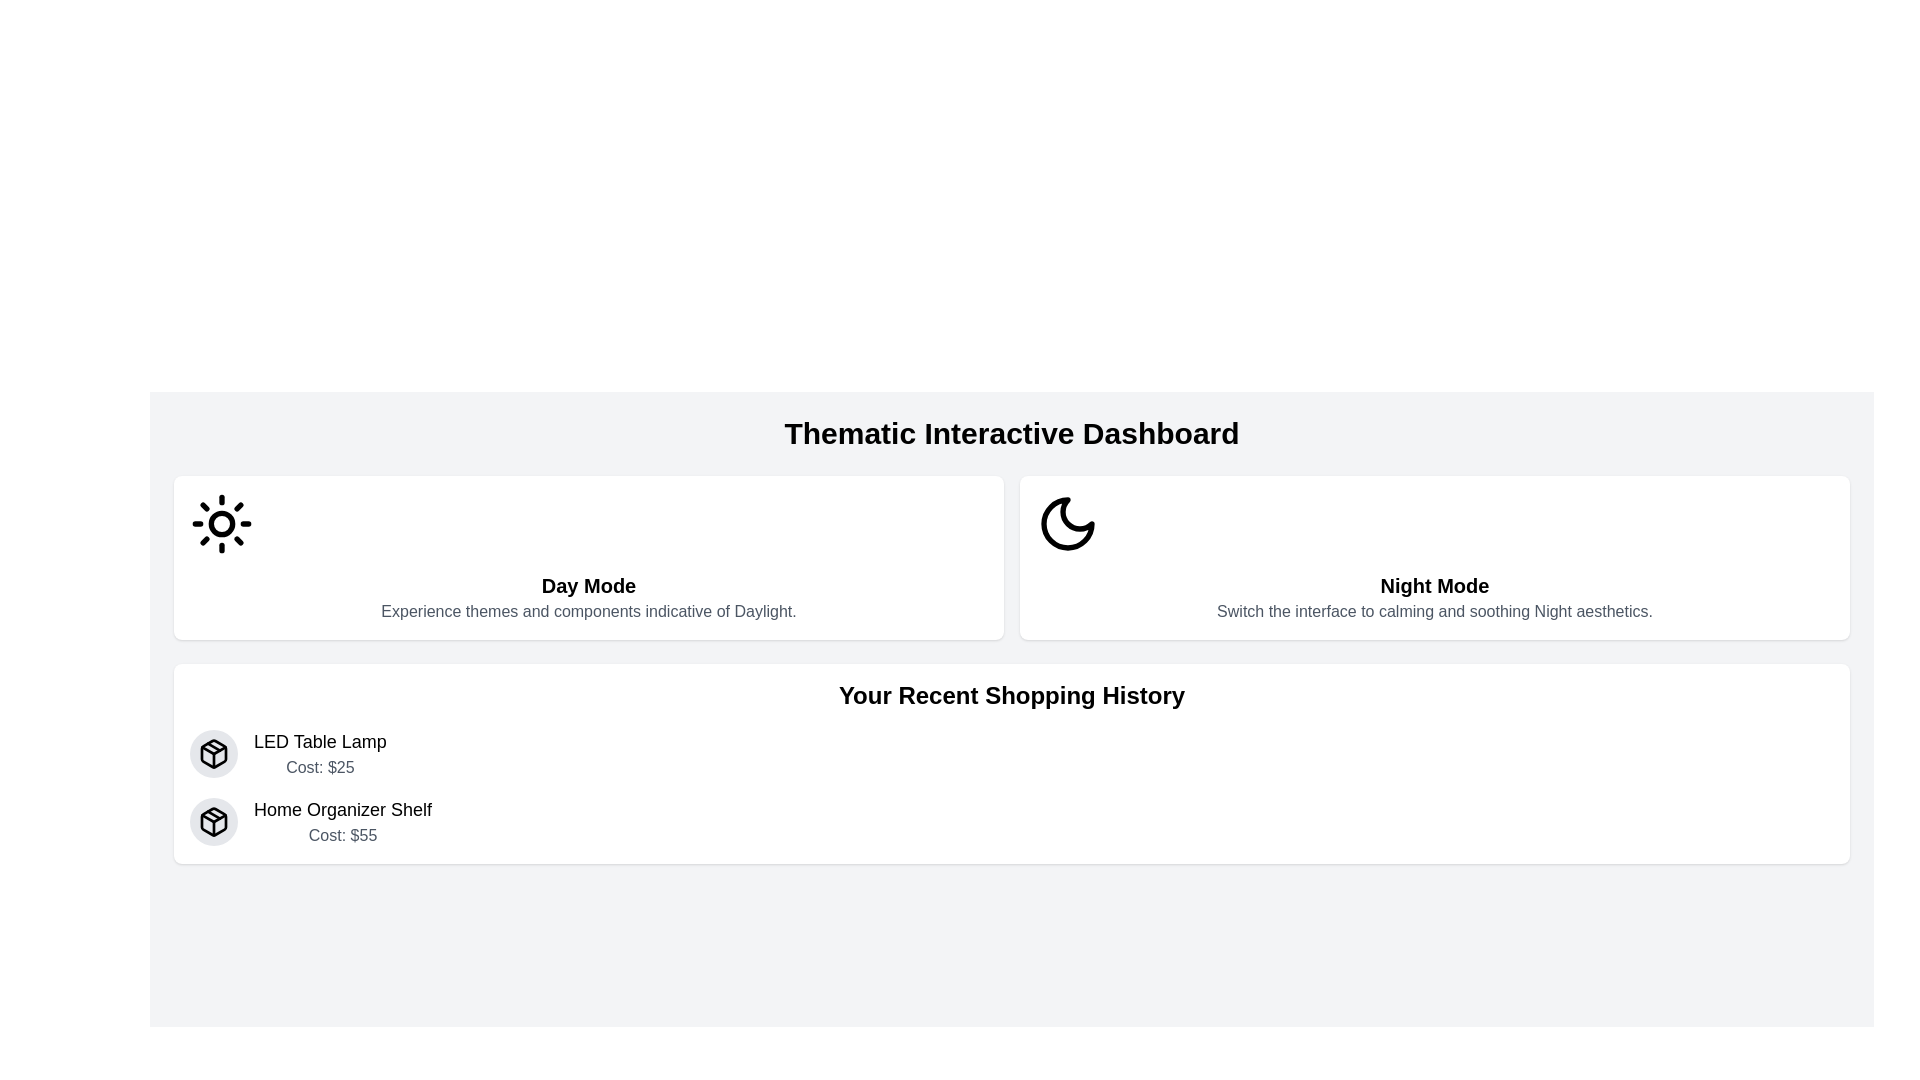 This screenshot has width=1920, height=1080. I want to click on the 3D box icon located in the 'Your Recent Shopping History' section, next to the text 'LED Table Lamp', so click(214, 752).